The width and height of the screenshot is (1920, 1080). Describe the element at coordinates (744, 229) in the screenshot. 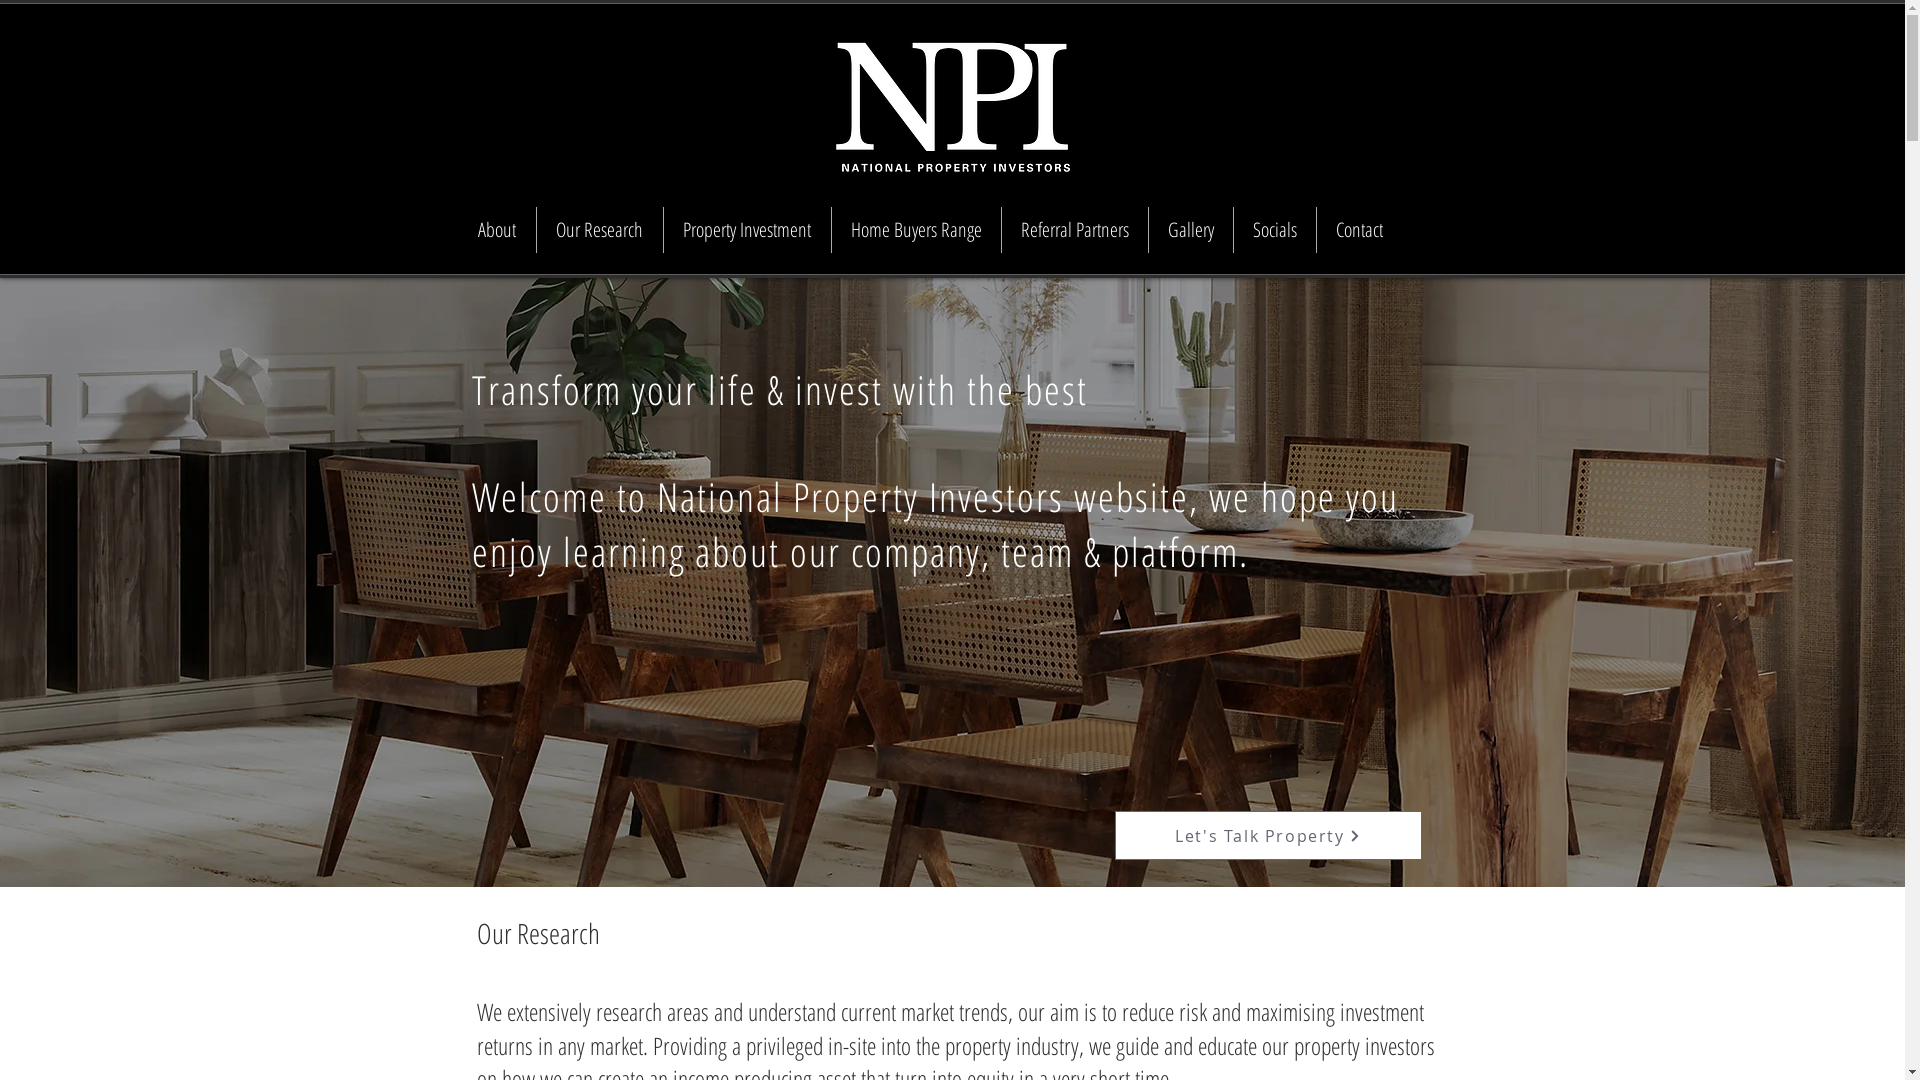

I see `'Property Investment'` at that location.